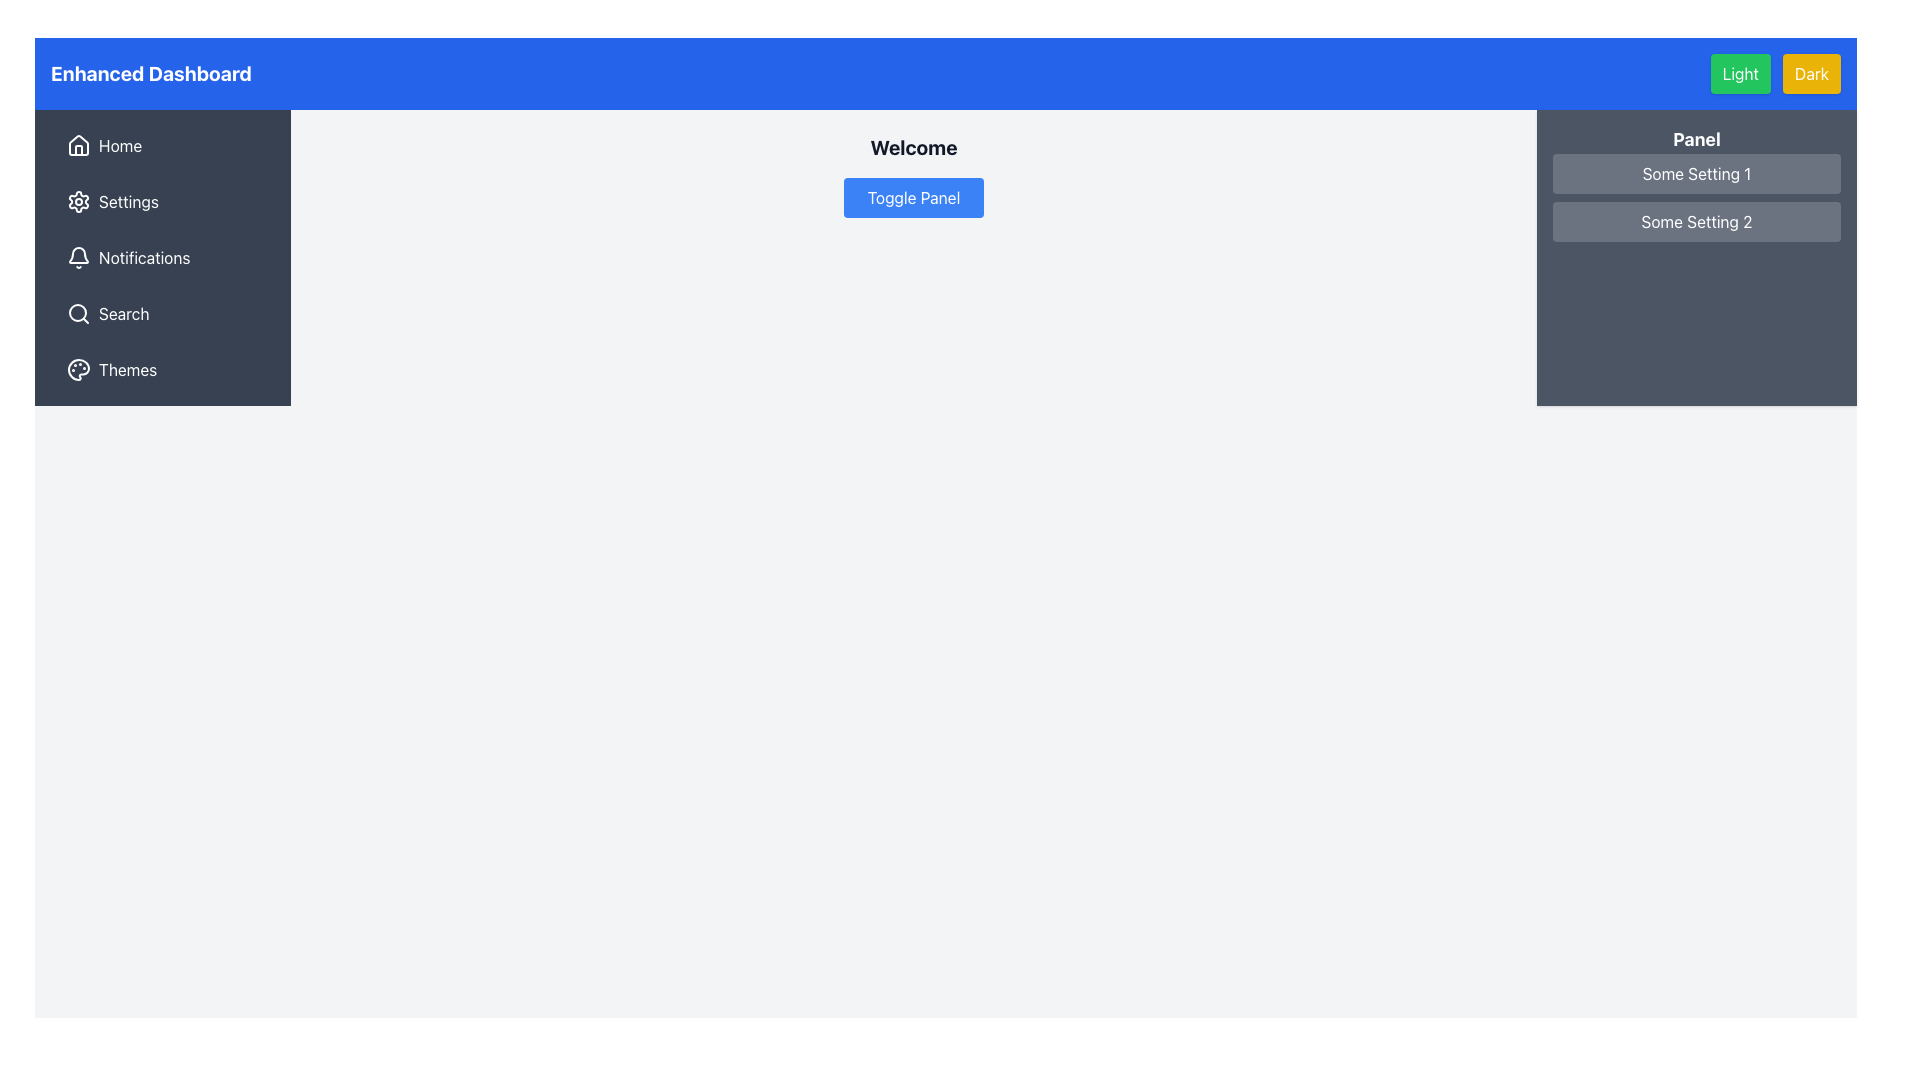 The height and width of the screenshot is (1080, 1920). What do you see at coordinates (912, 197) in the screenshot?
I see `the toggle button located at the horizontal center of the webpage, directly beneath the 'Welcome' title` at bounding box center [912, 197].